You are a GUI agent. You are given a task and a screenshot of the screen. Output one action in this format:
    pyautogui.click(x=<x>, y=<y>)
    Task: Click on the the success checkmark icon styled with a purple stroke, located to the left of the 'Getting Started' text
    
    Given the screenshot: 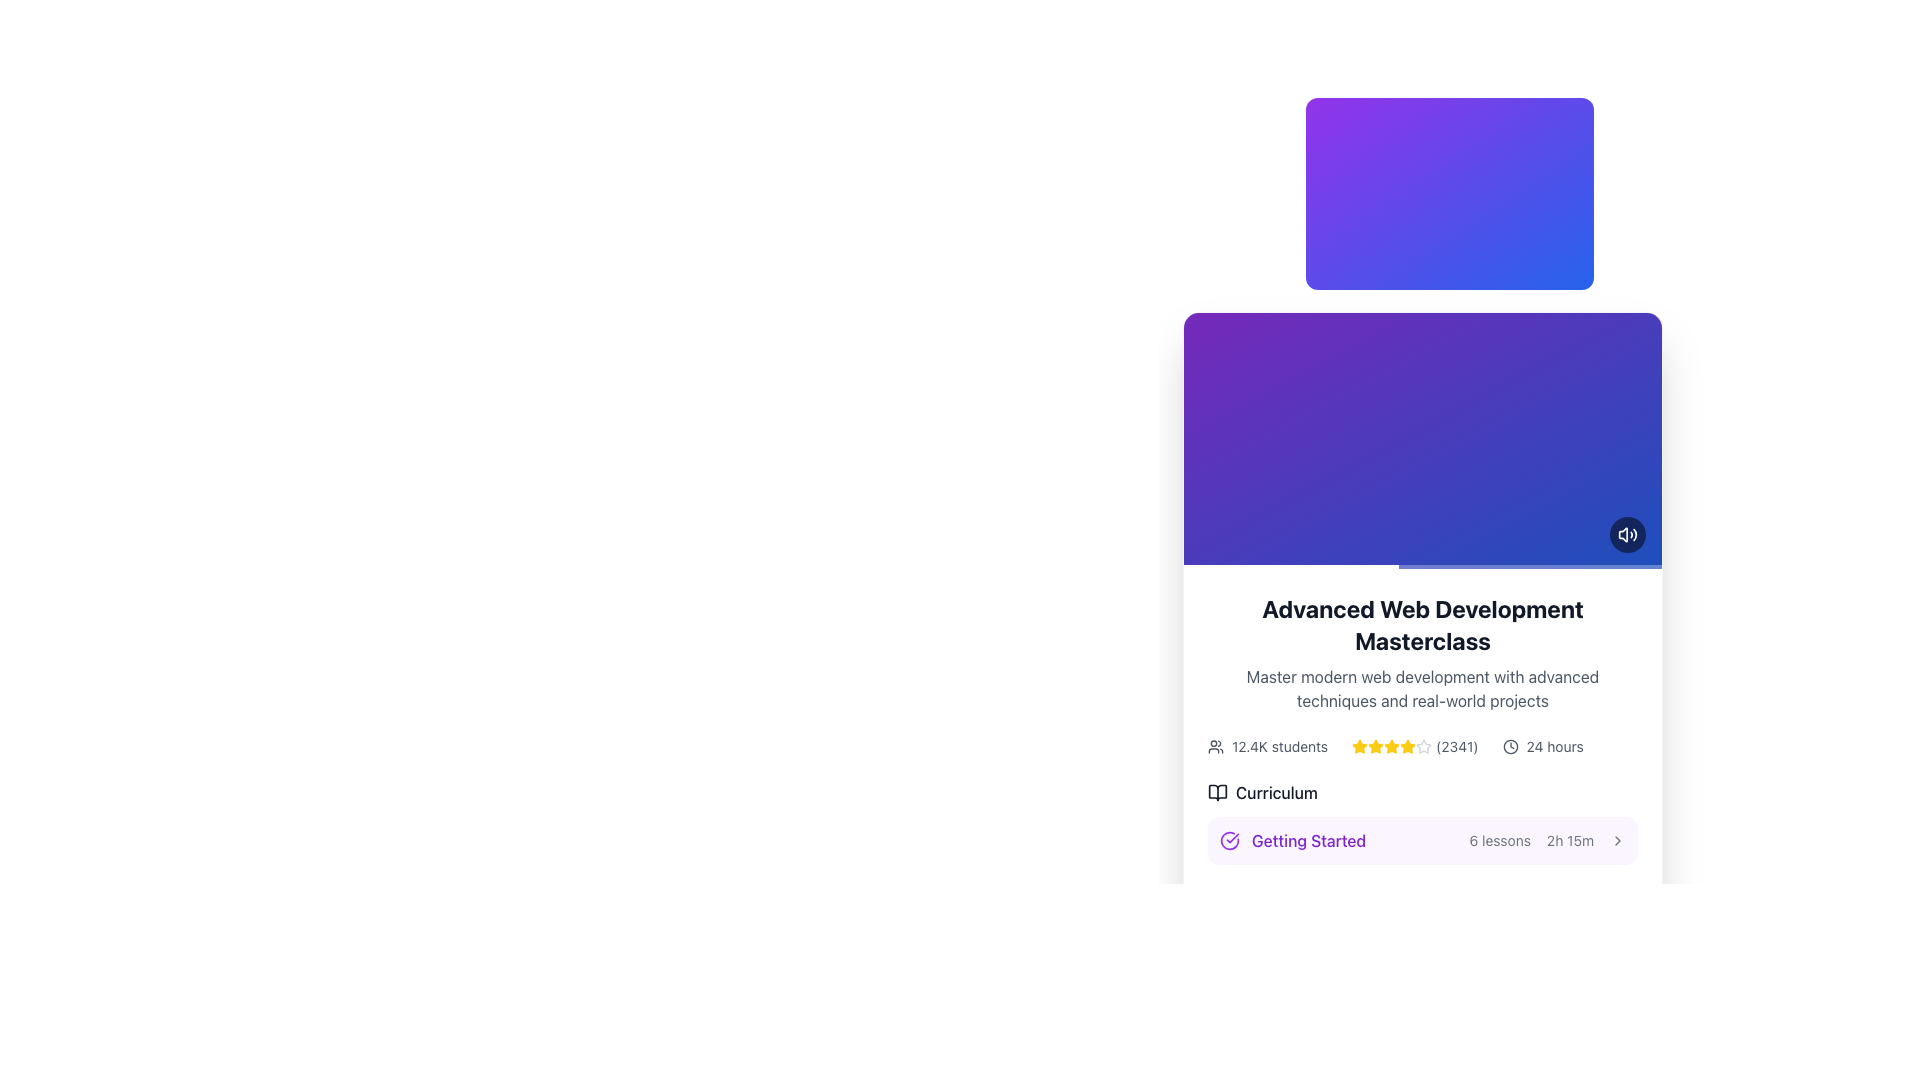 What is the action you would take?
    pyautogui.click(x=1228, y=840)
    